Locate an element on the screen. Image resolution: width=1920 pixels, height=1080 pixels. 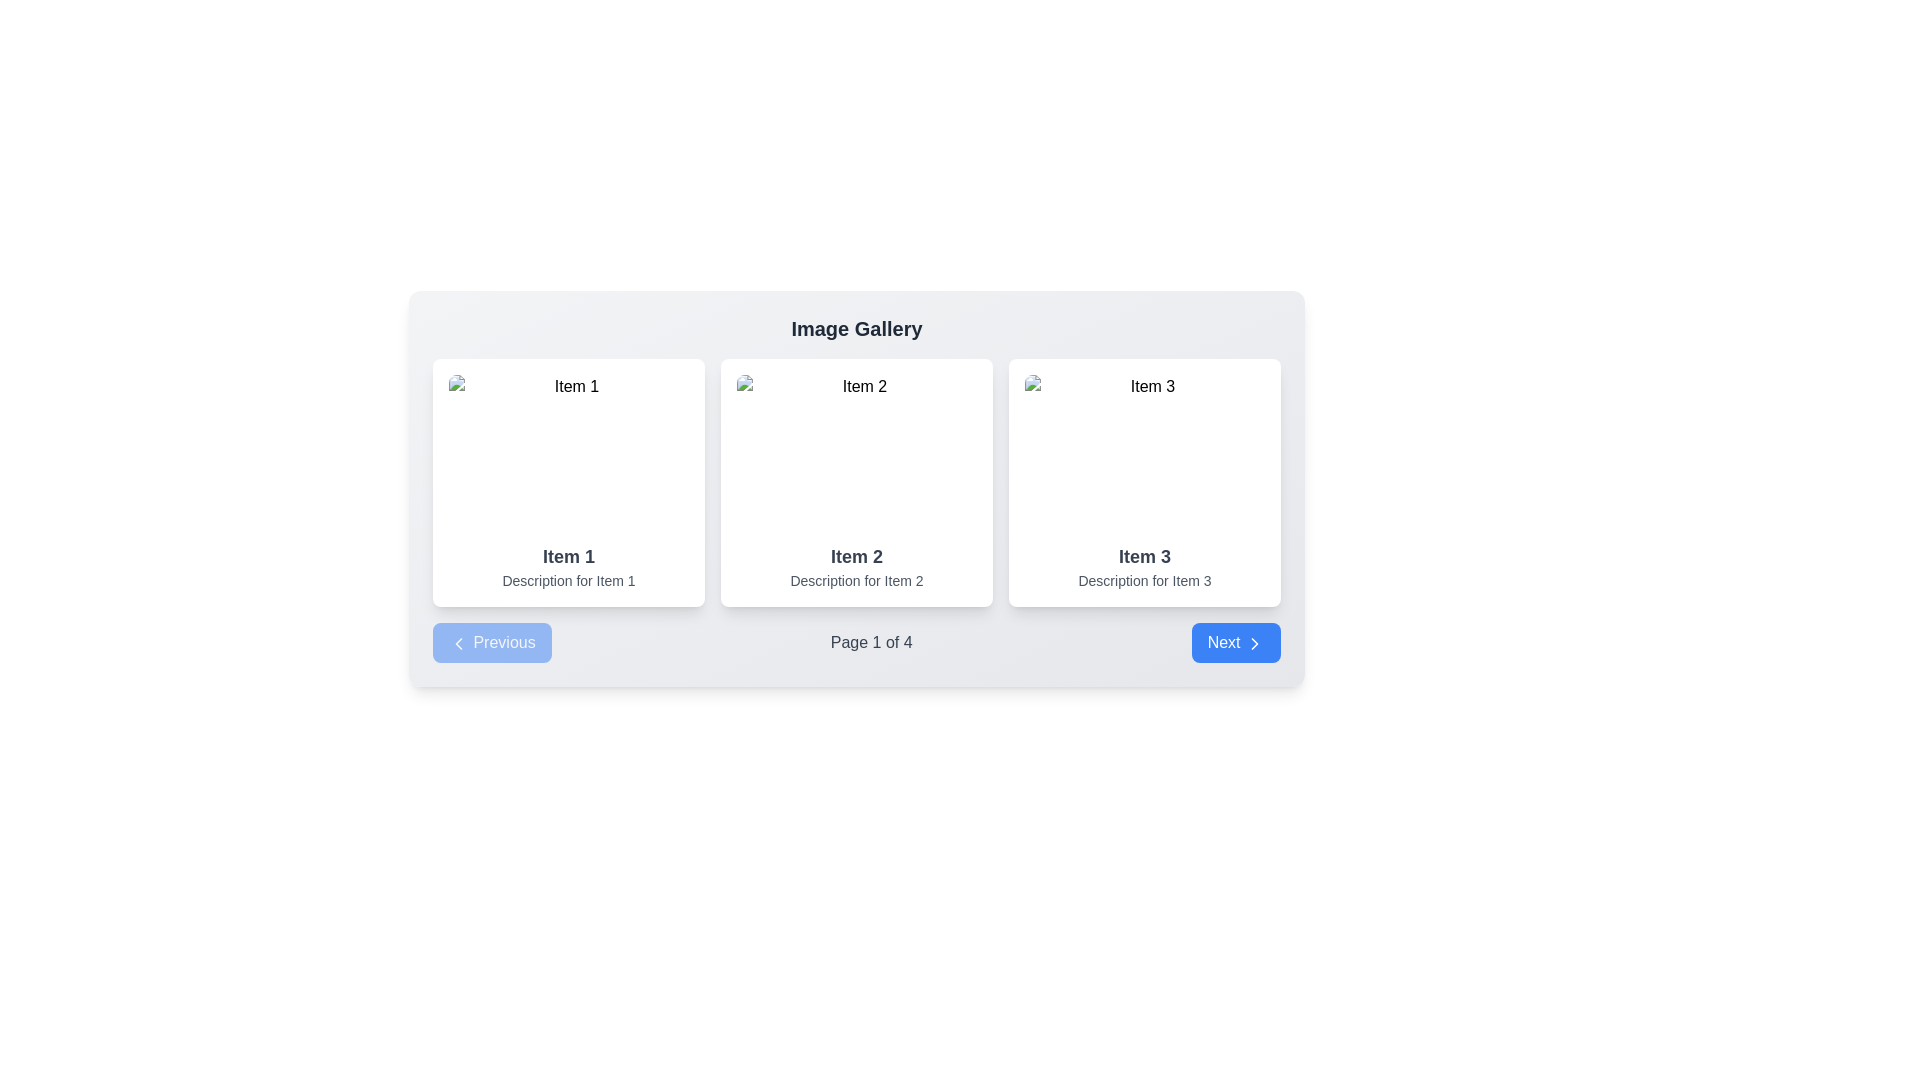
the keyboard is located at coordinates (568, 482).